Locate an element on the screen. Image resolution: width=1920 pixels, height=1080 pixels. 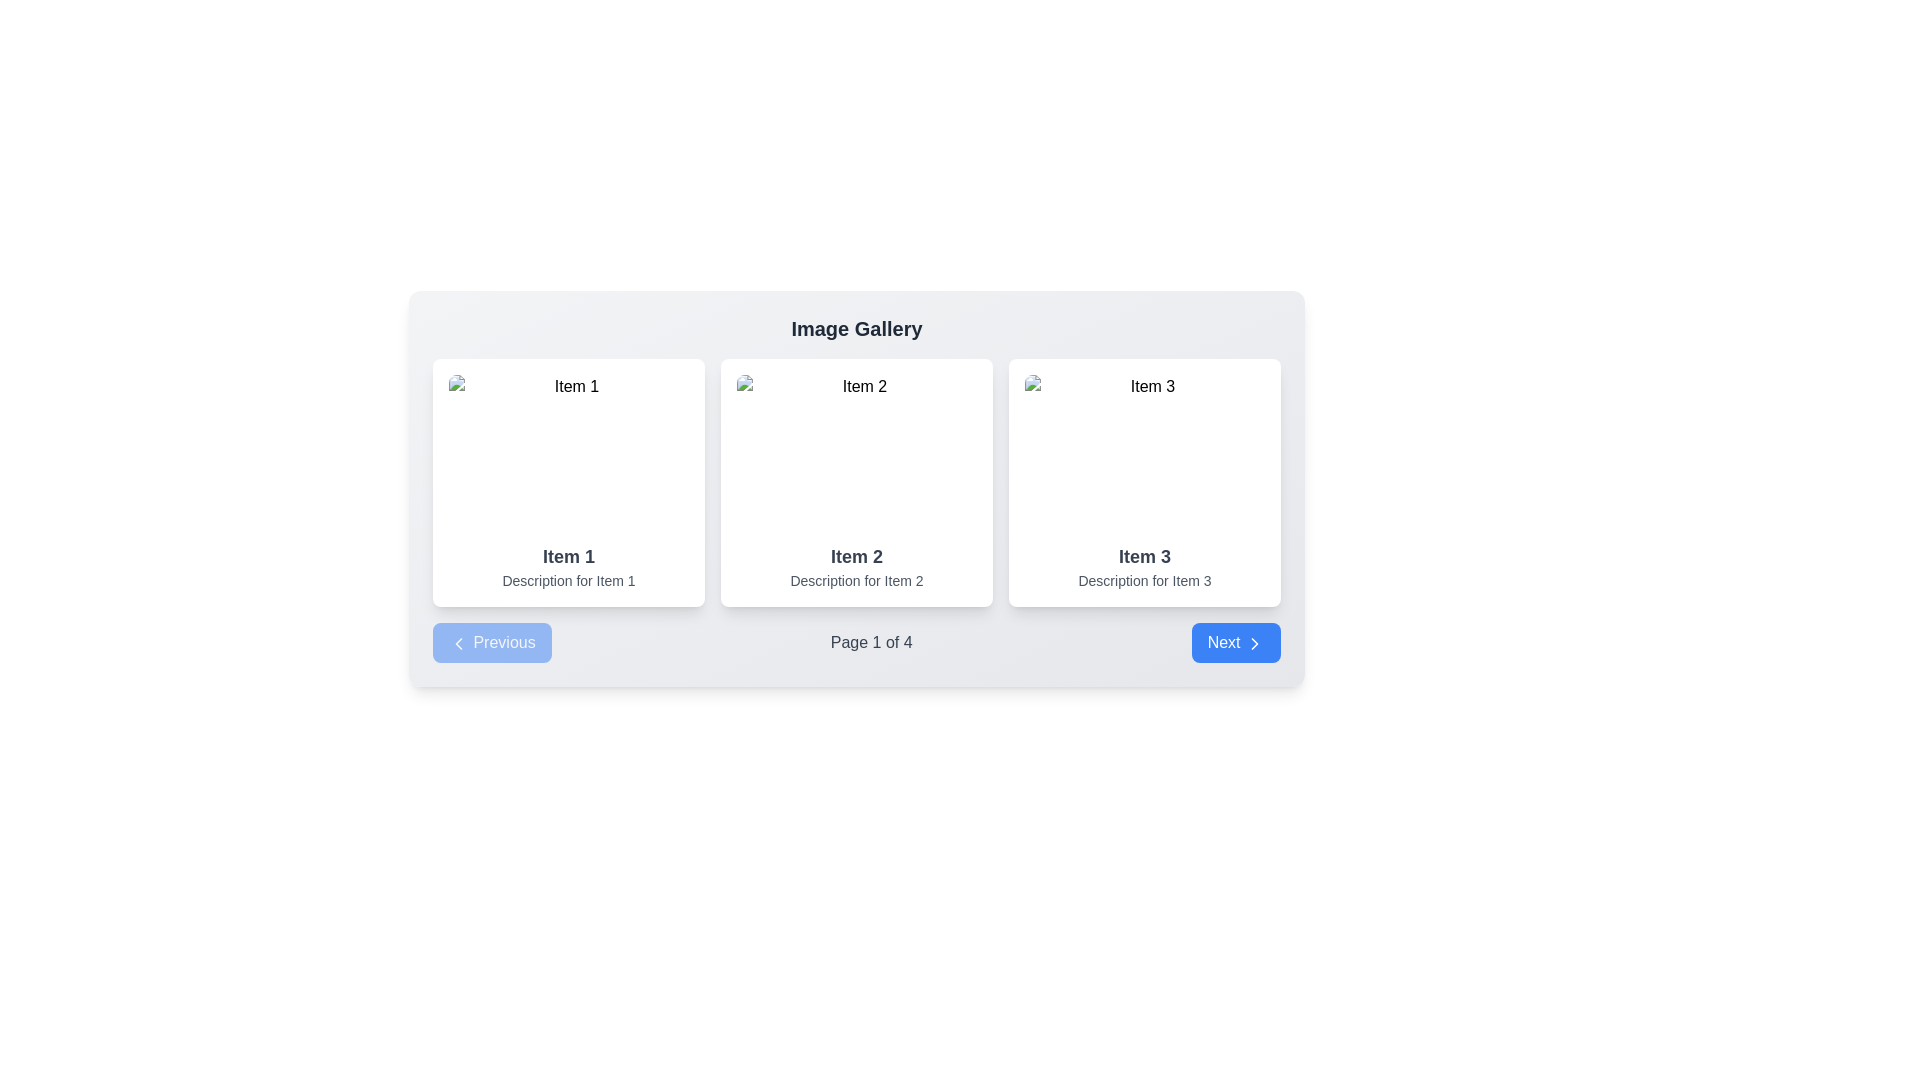
the keyboard is located at coordinates (568, 482).